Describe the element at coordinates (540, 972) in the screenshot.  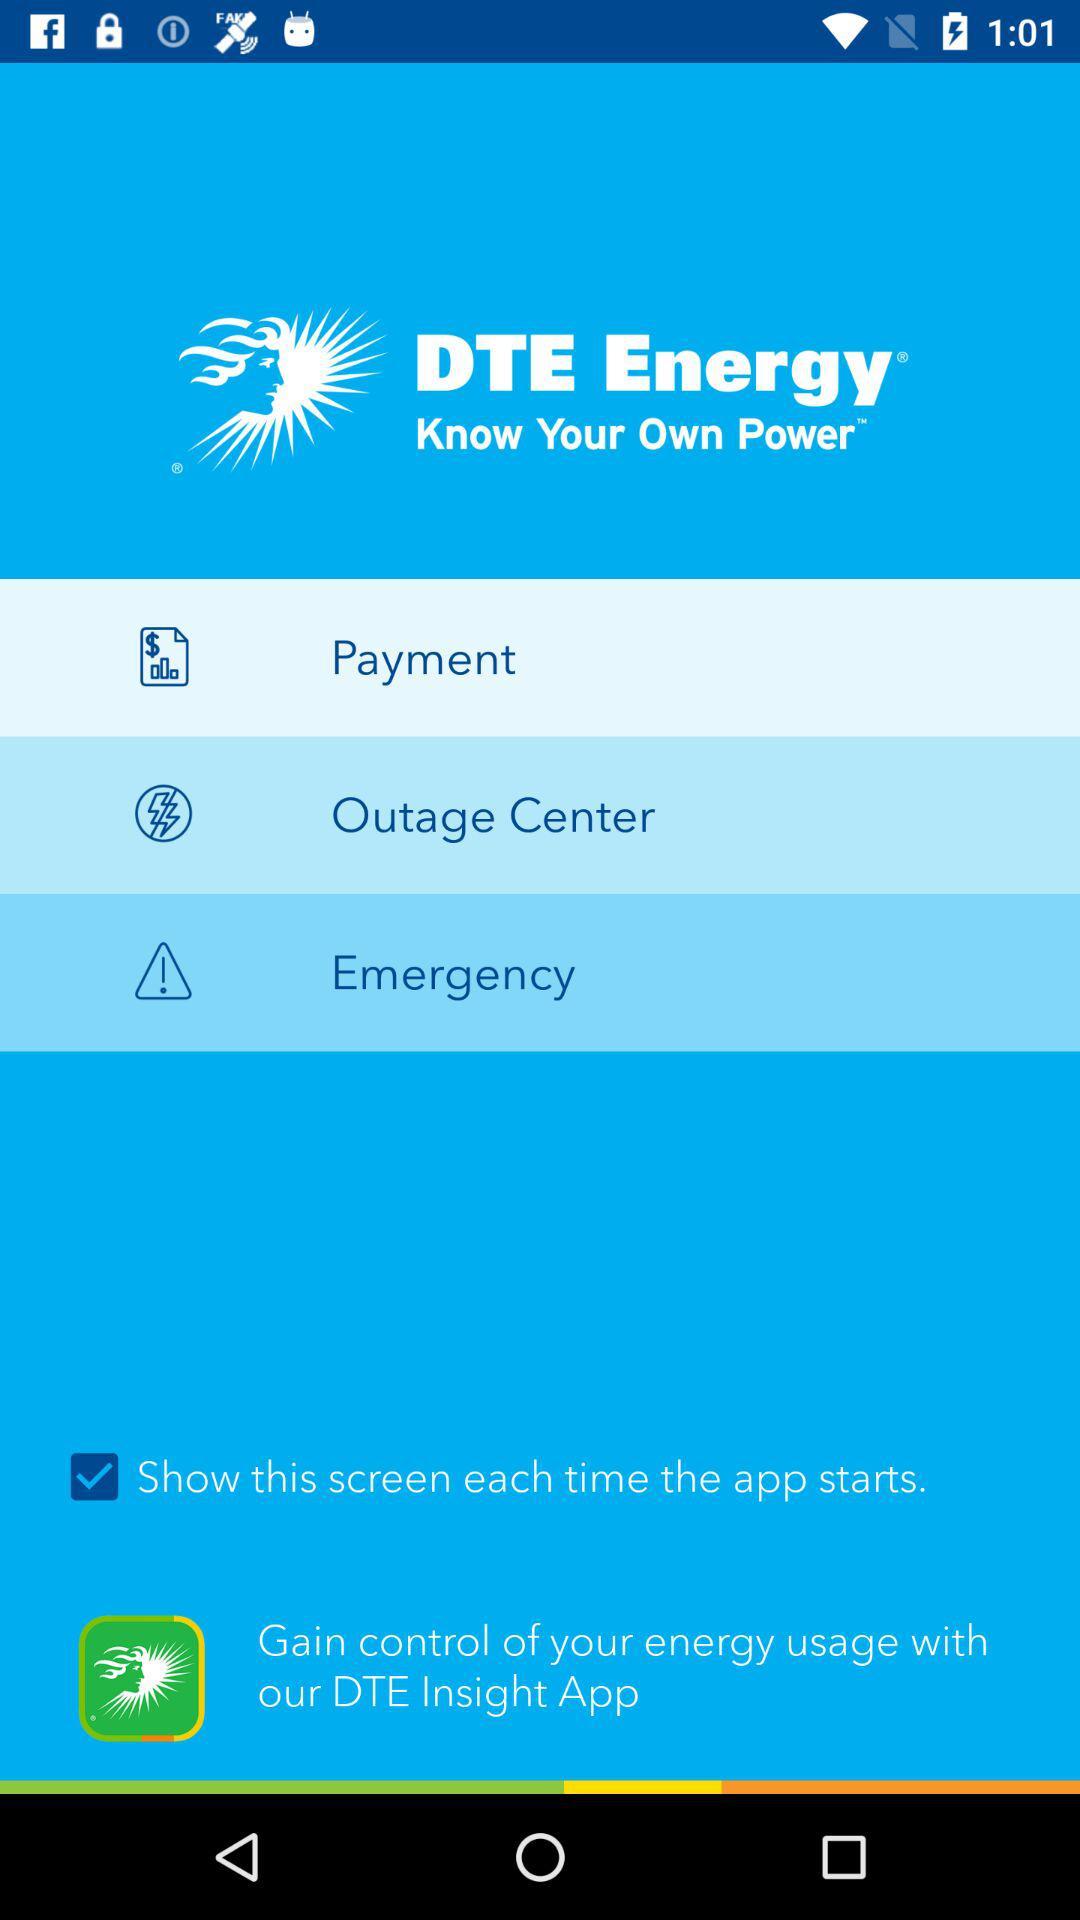
I see `the emergency` at that location.